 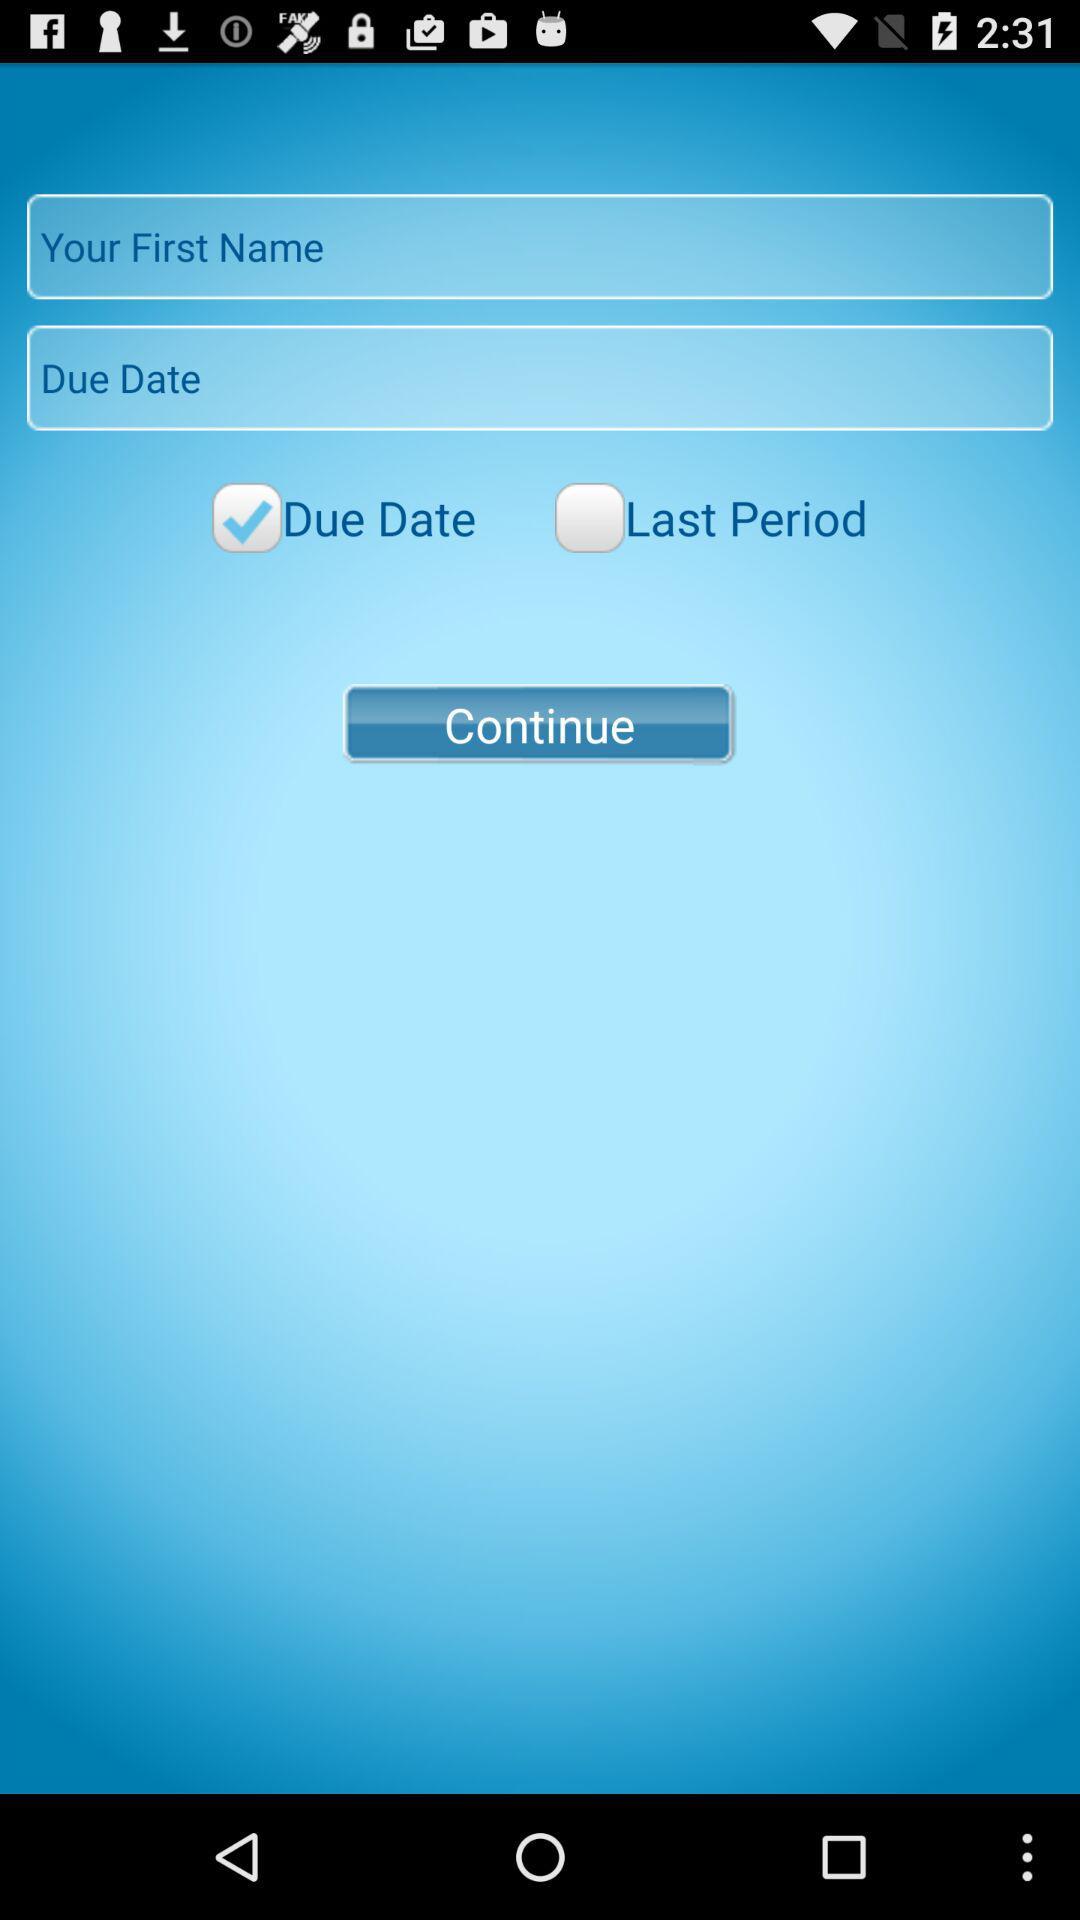 What do you see at coordinates (710, 517) in the screenshot?
I see `button above continue button` at bounding box center [710, 517].